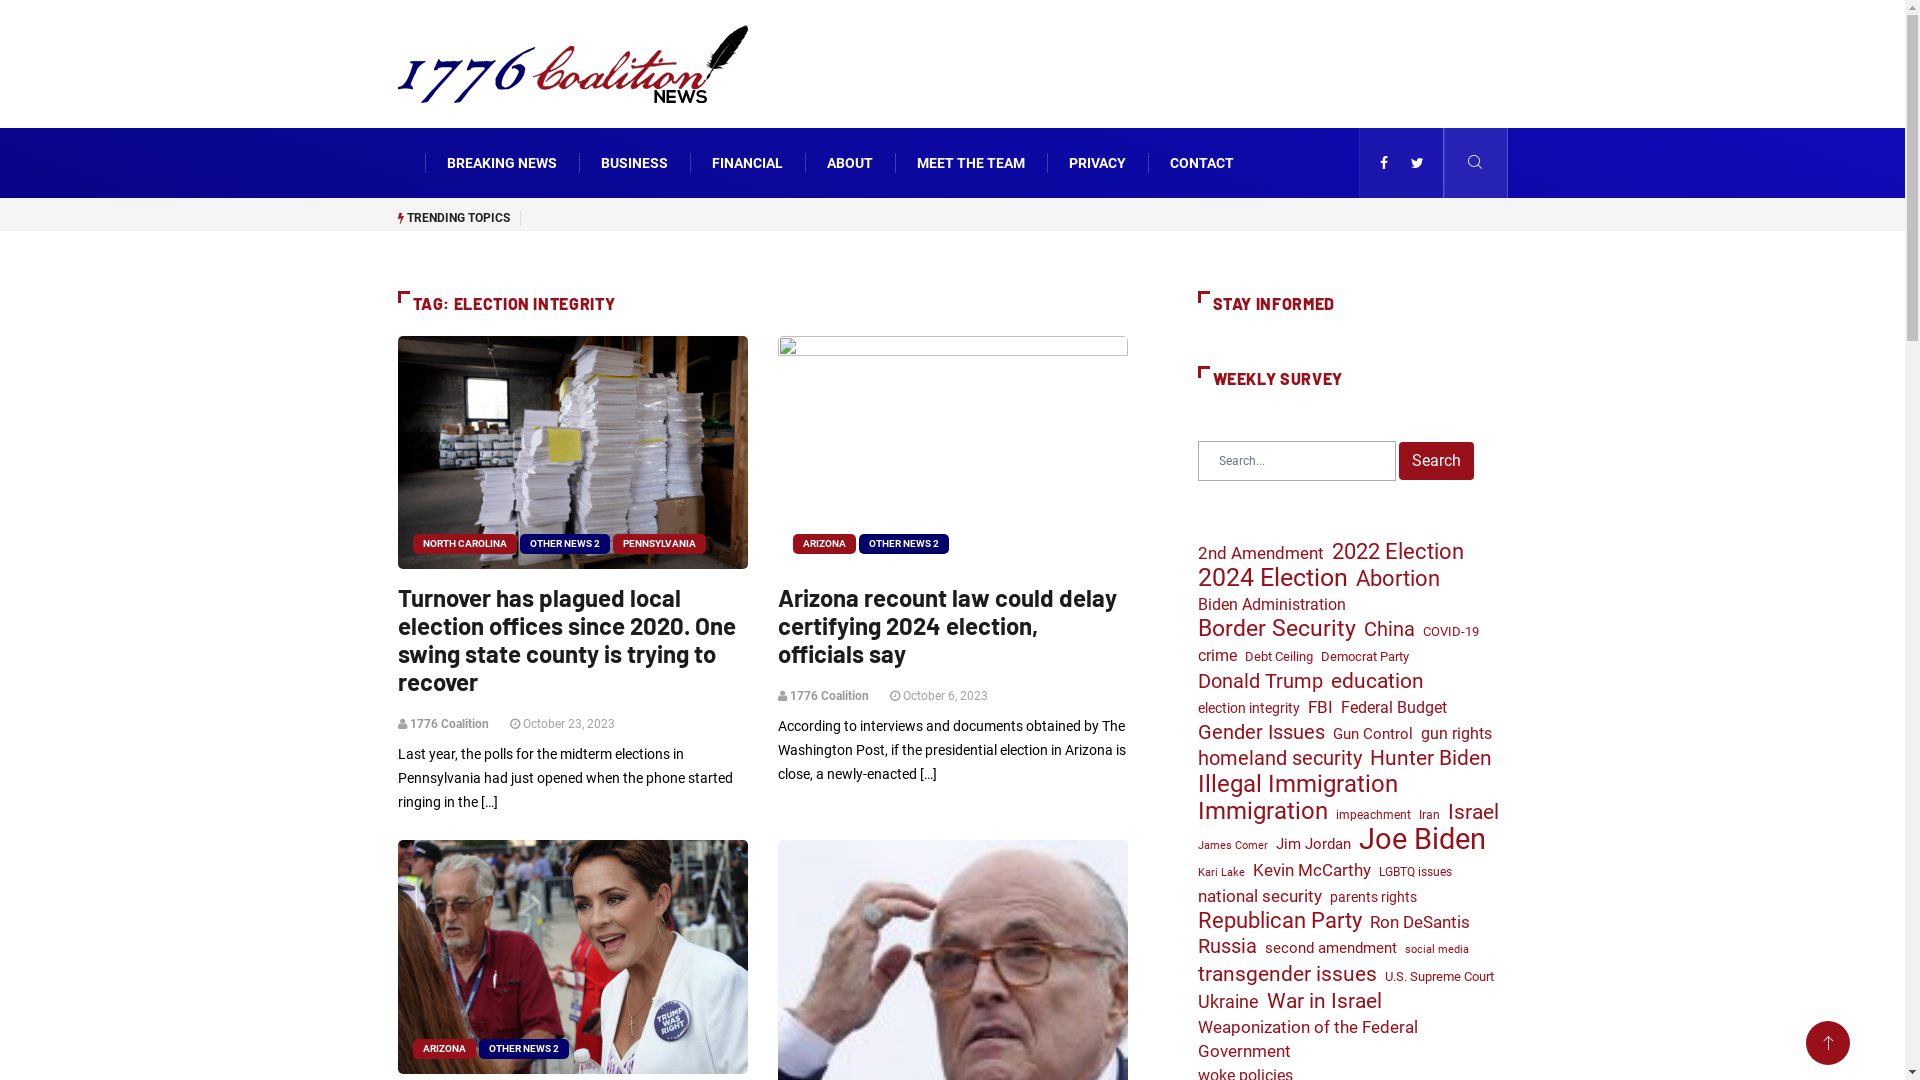  What do you see at coordinates (1280, 921) in the screenshot?
I see `'Republican Party'` at bounding box center [1280, 921].